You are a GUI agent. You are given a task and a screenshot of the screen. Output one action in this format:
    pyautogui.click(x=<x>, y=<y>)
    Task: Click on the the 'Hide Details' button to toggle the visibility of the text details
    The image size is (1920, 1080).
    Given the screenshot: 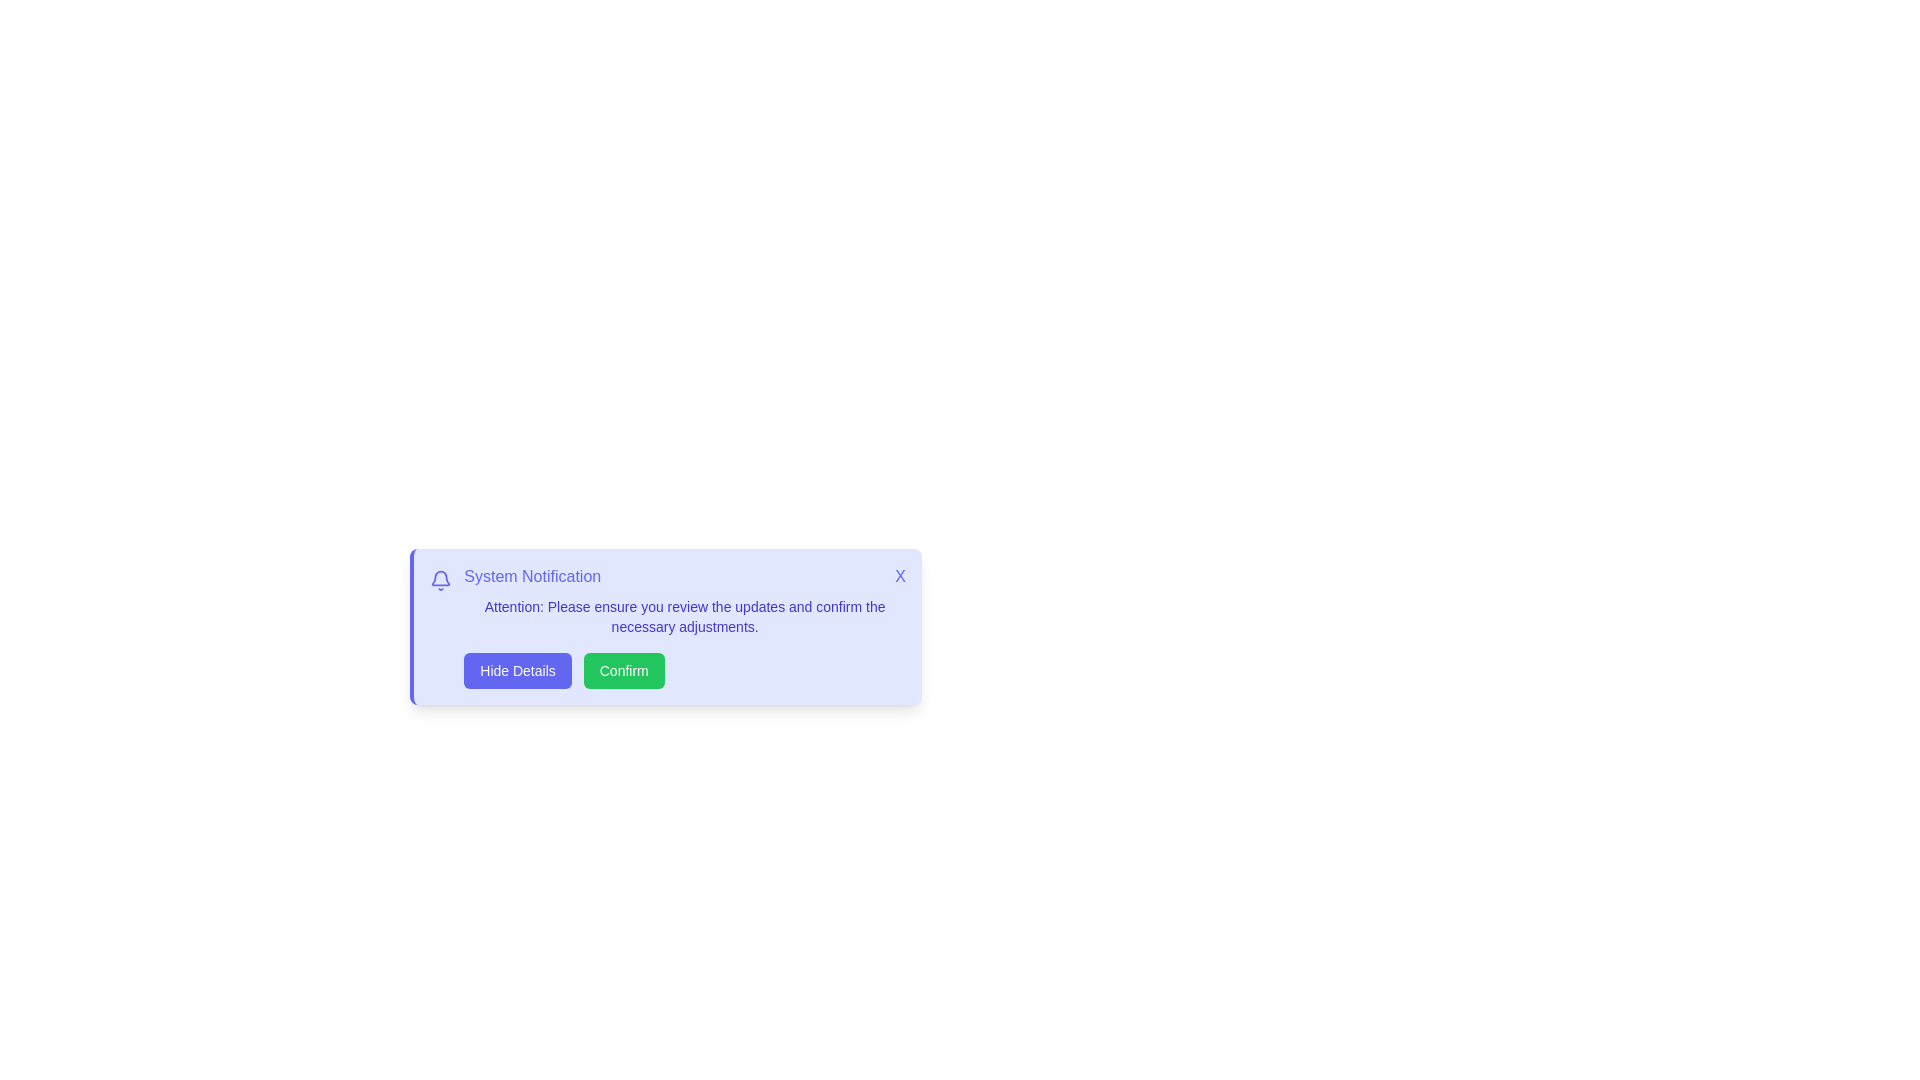 What is the action you would take?
    pyautogui.click(x=518, y=671)
    